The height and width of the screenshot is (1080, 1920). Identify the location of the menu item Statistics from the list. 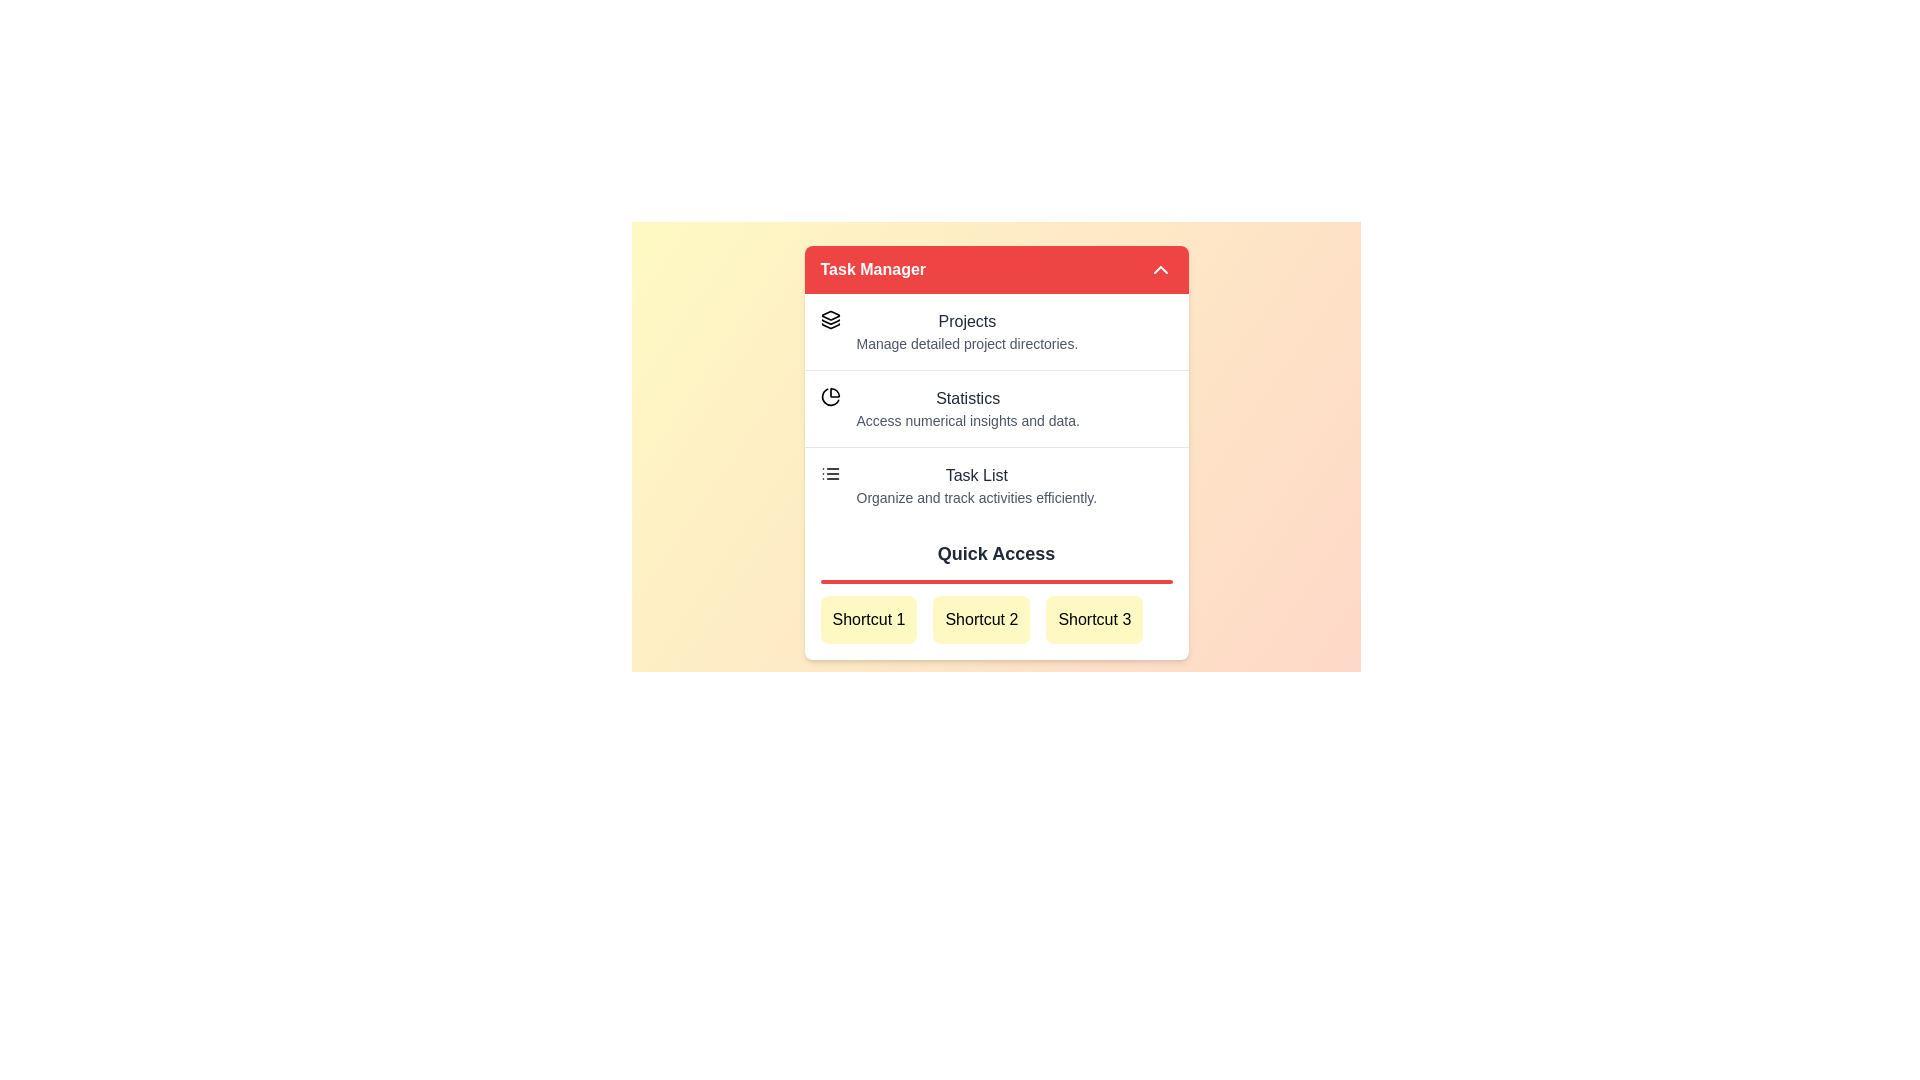
(996, 407).